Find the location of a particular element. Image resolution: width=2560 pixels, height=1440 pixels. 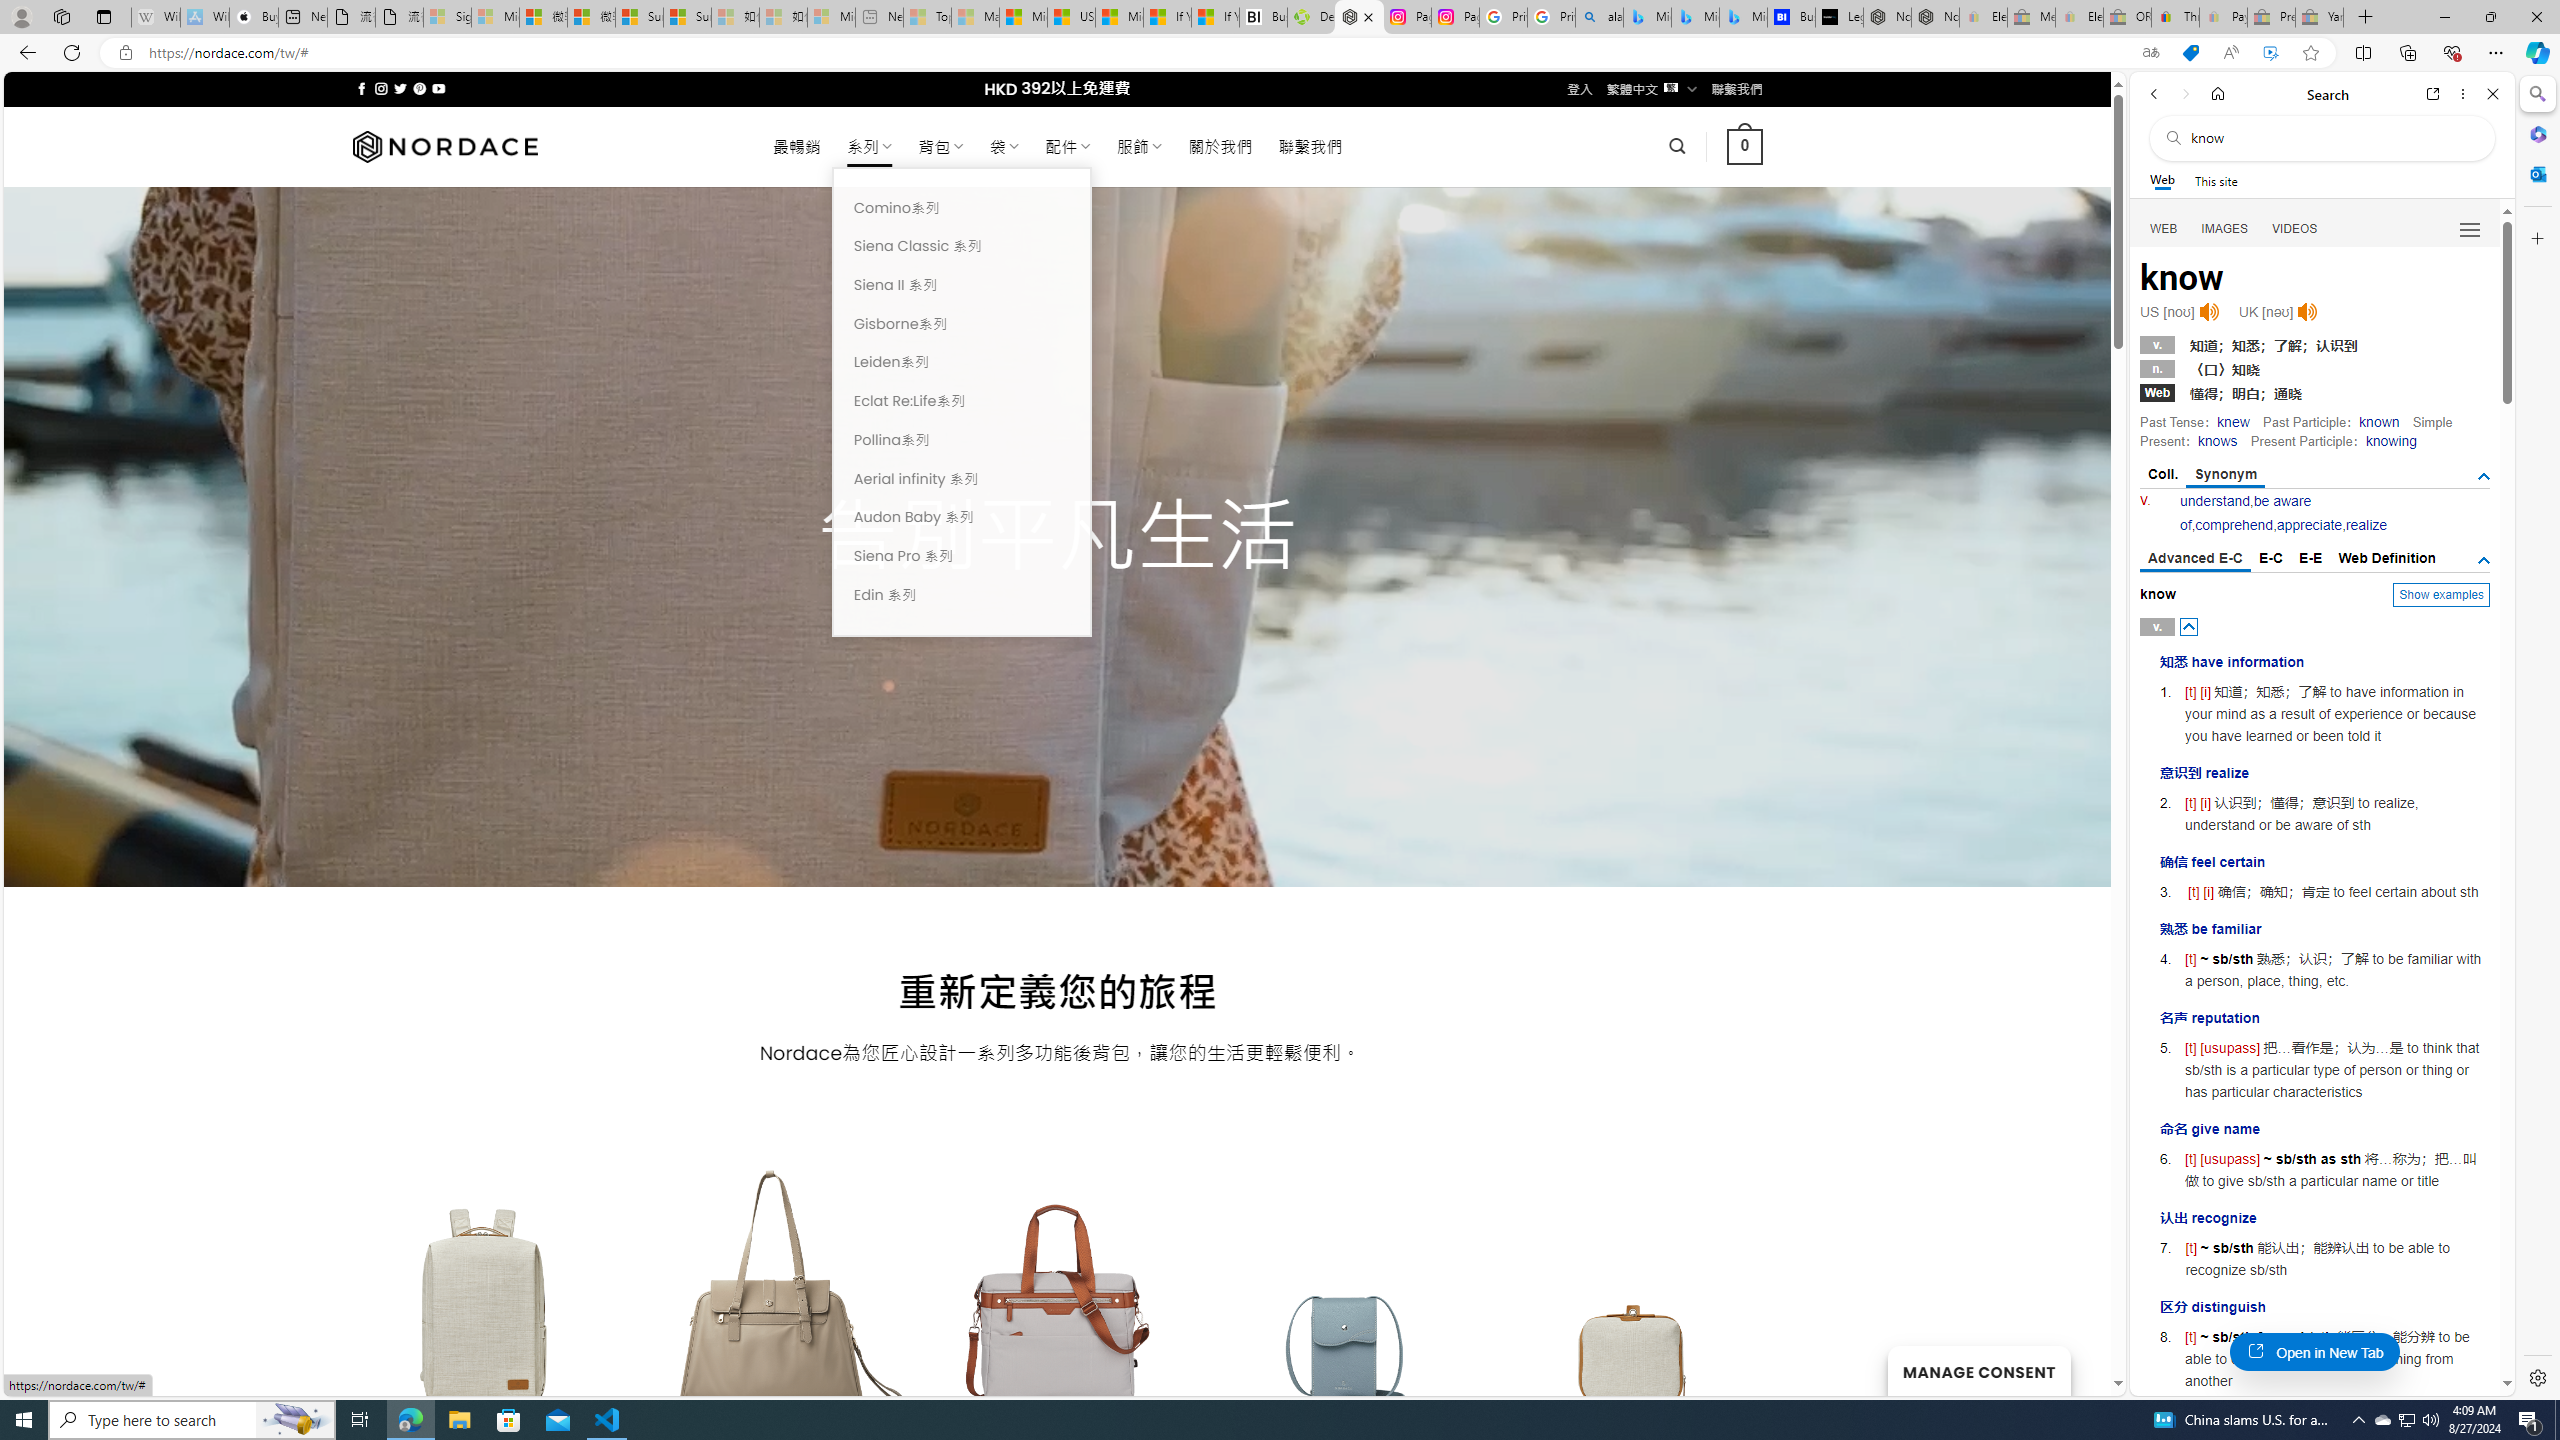

'knew' is located at coordinates (2233, 421).